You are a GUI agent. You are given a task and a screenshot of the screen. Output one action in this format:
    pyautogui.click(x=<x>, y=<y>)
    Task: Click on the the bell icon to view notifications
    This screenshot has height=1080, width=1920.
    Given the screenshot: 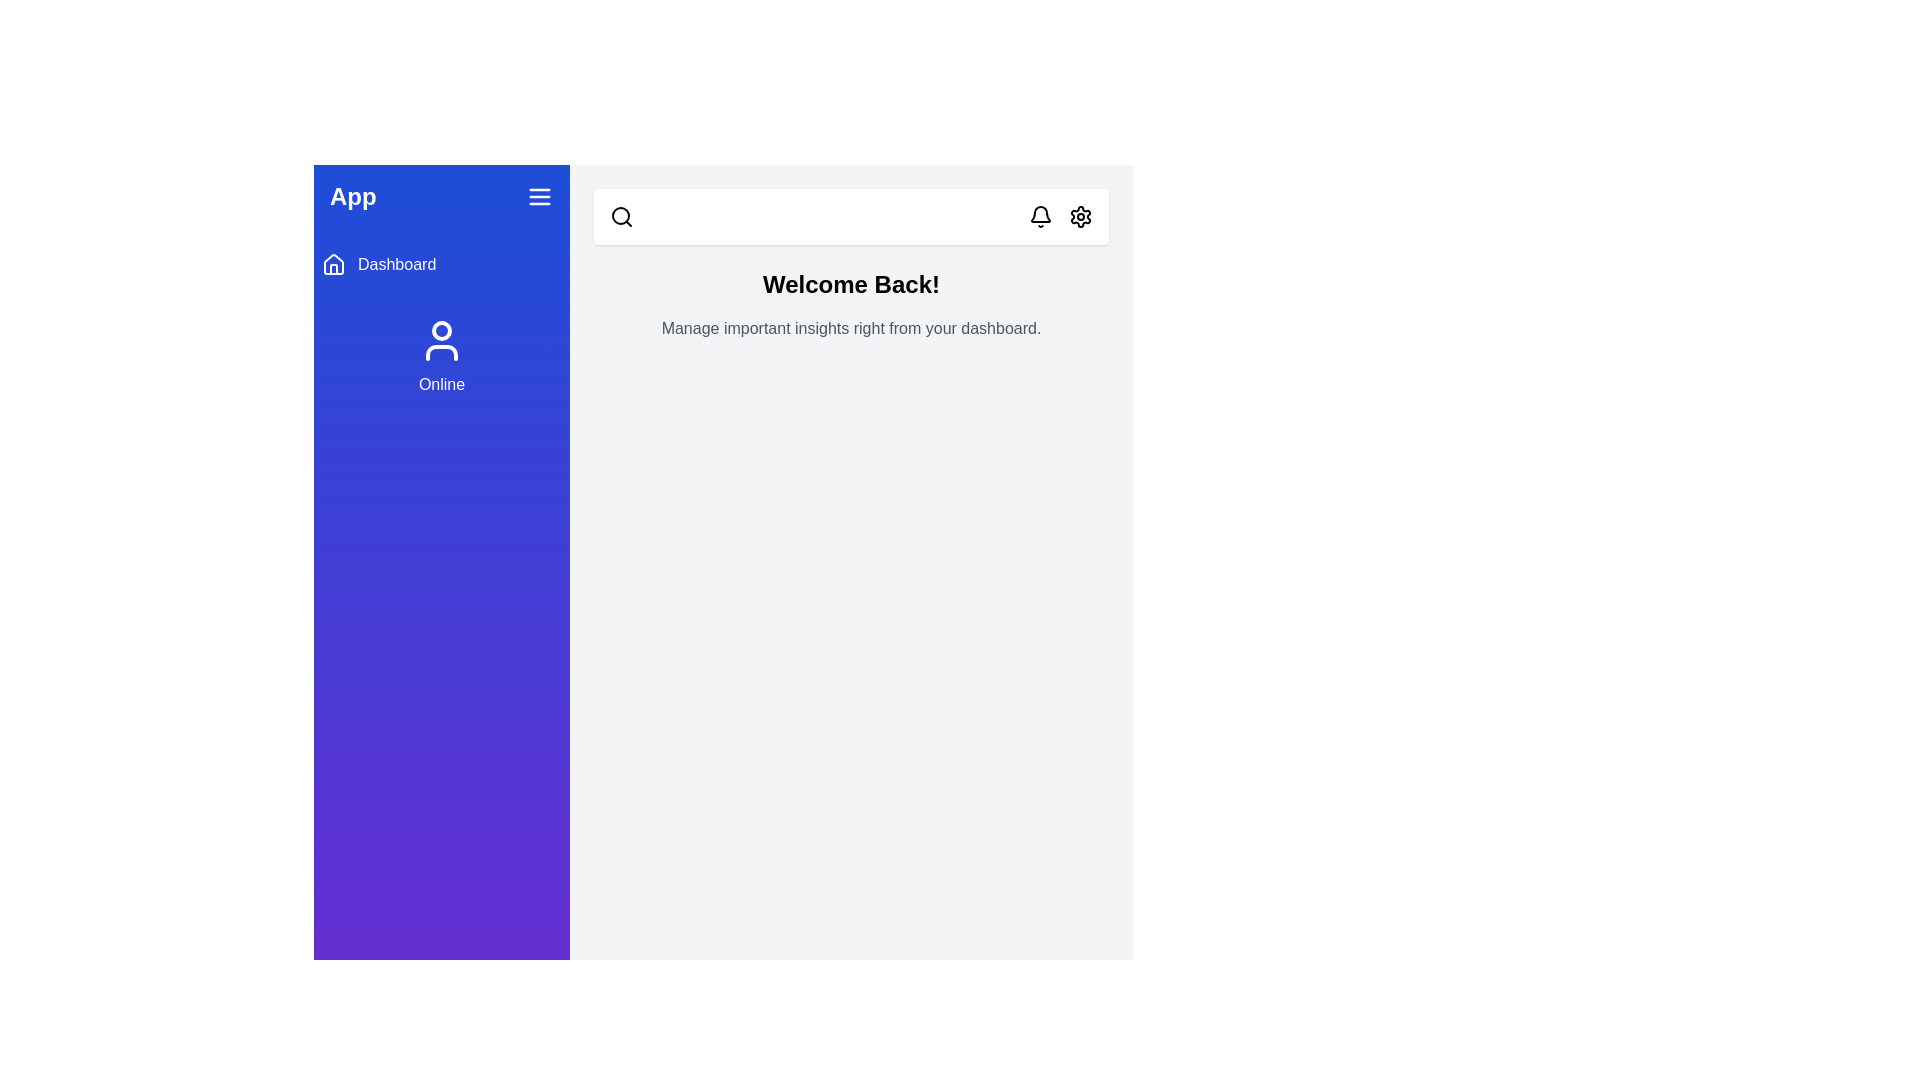 What is the action you would take?
    pyautogui.click(x=1040, y=216)
    